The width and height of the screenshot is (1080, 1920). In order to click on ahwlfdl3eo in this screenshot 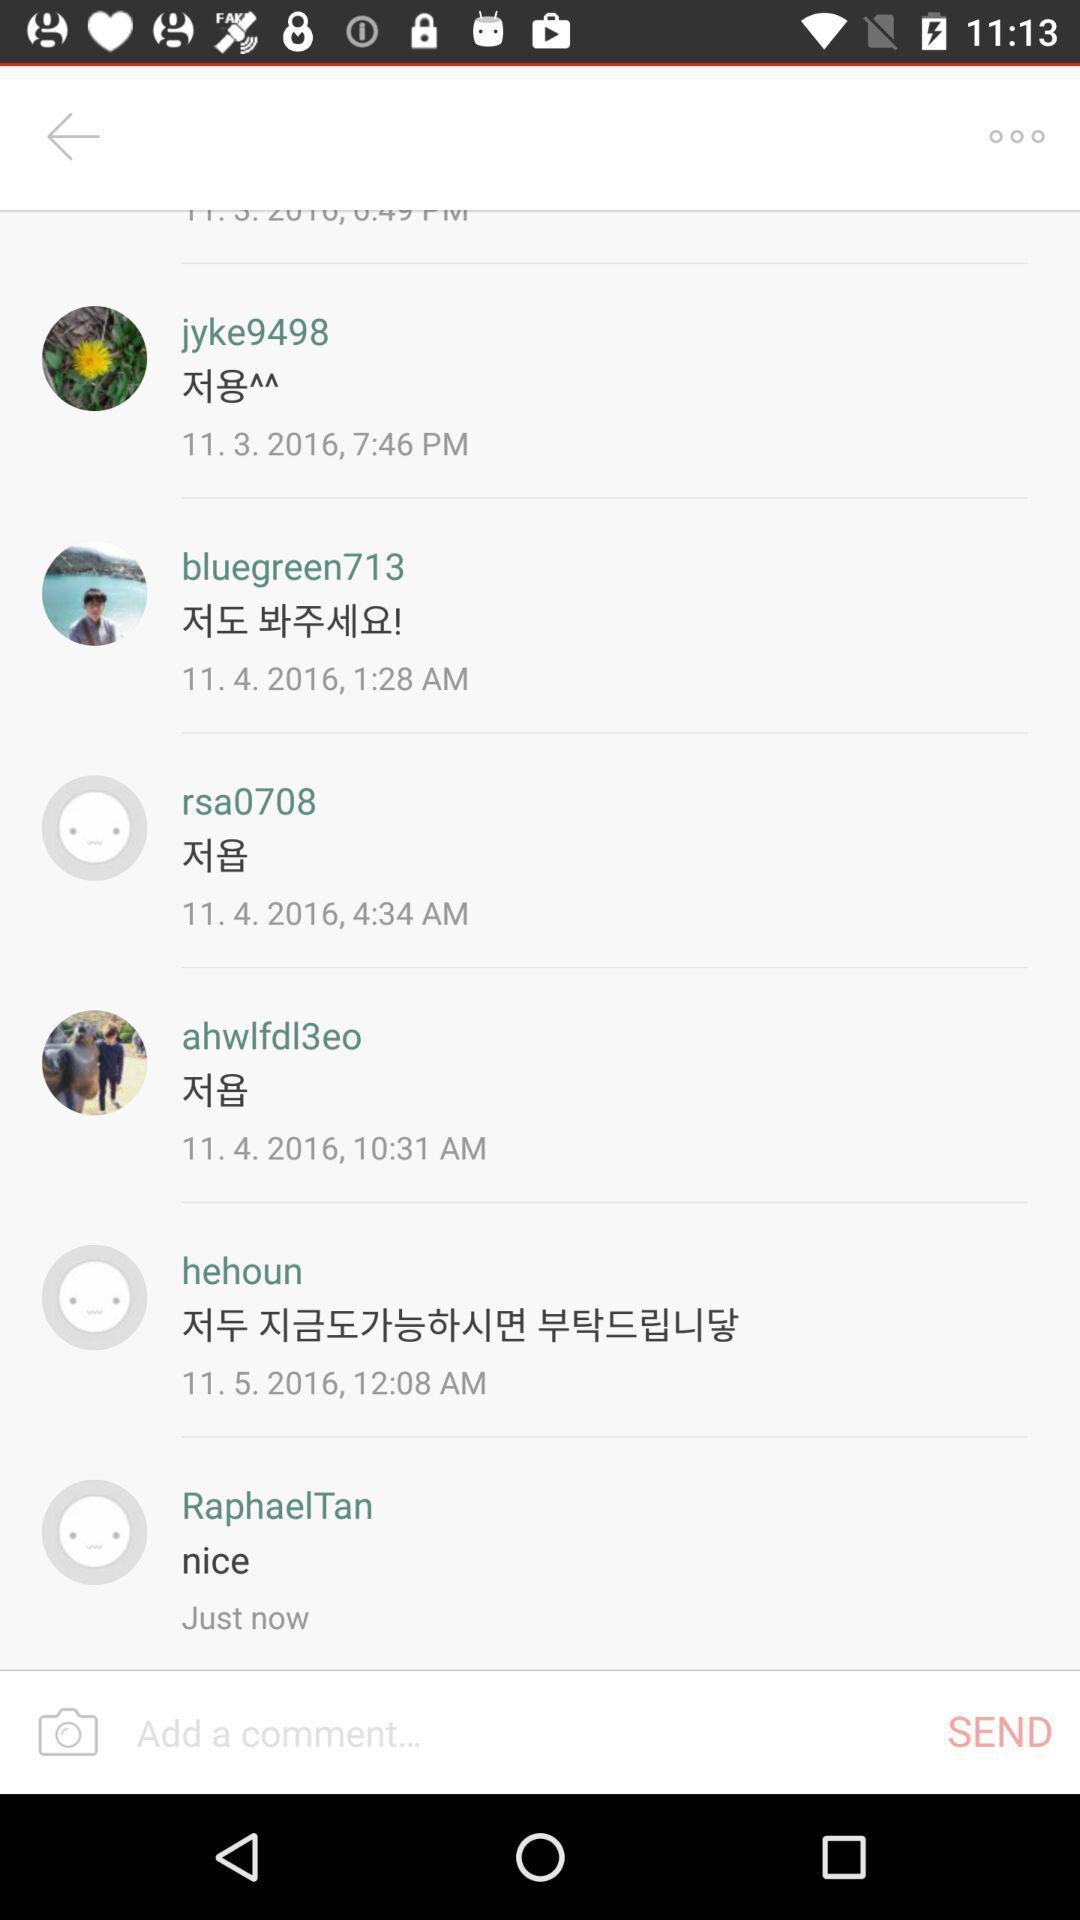, I will do `click(94, 1061)`.